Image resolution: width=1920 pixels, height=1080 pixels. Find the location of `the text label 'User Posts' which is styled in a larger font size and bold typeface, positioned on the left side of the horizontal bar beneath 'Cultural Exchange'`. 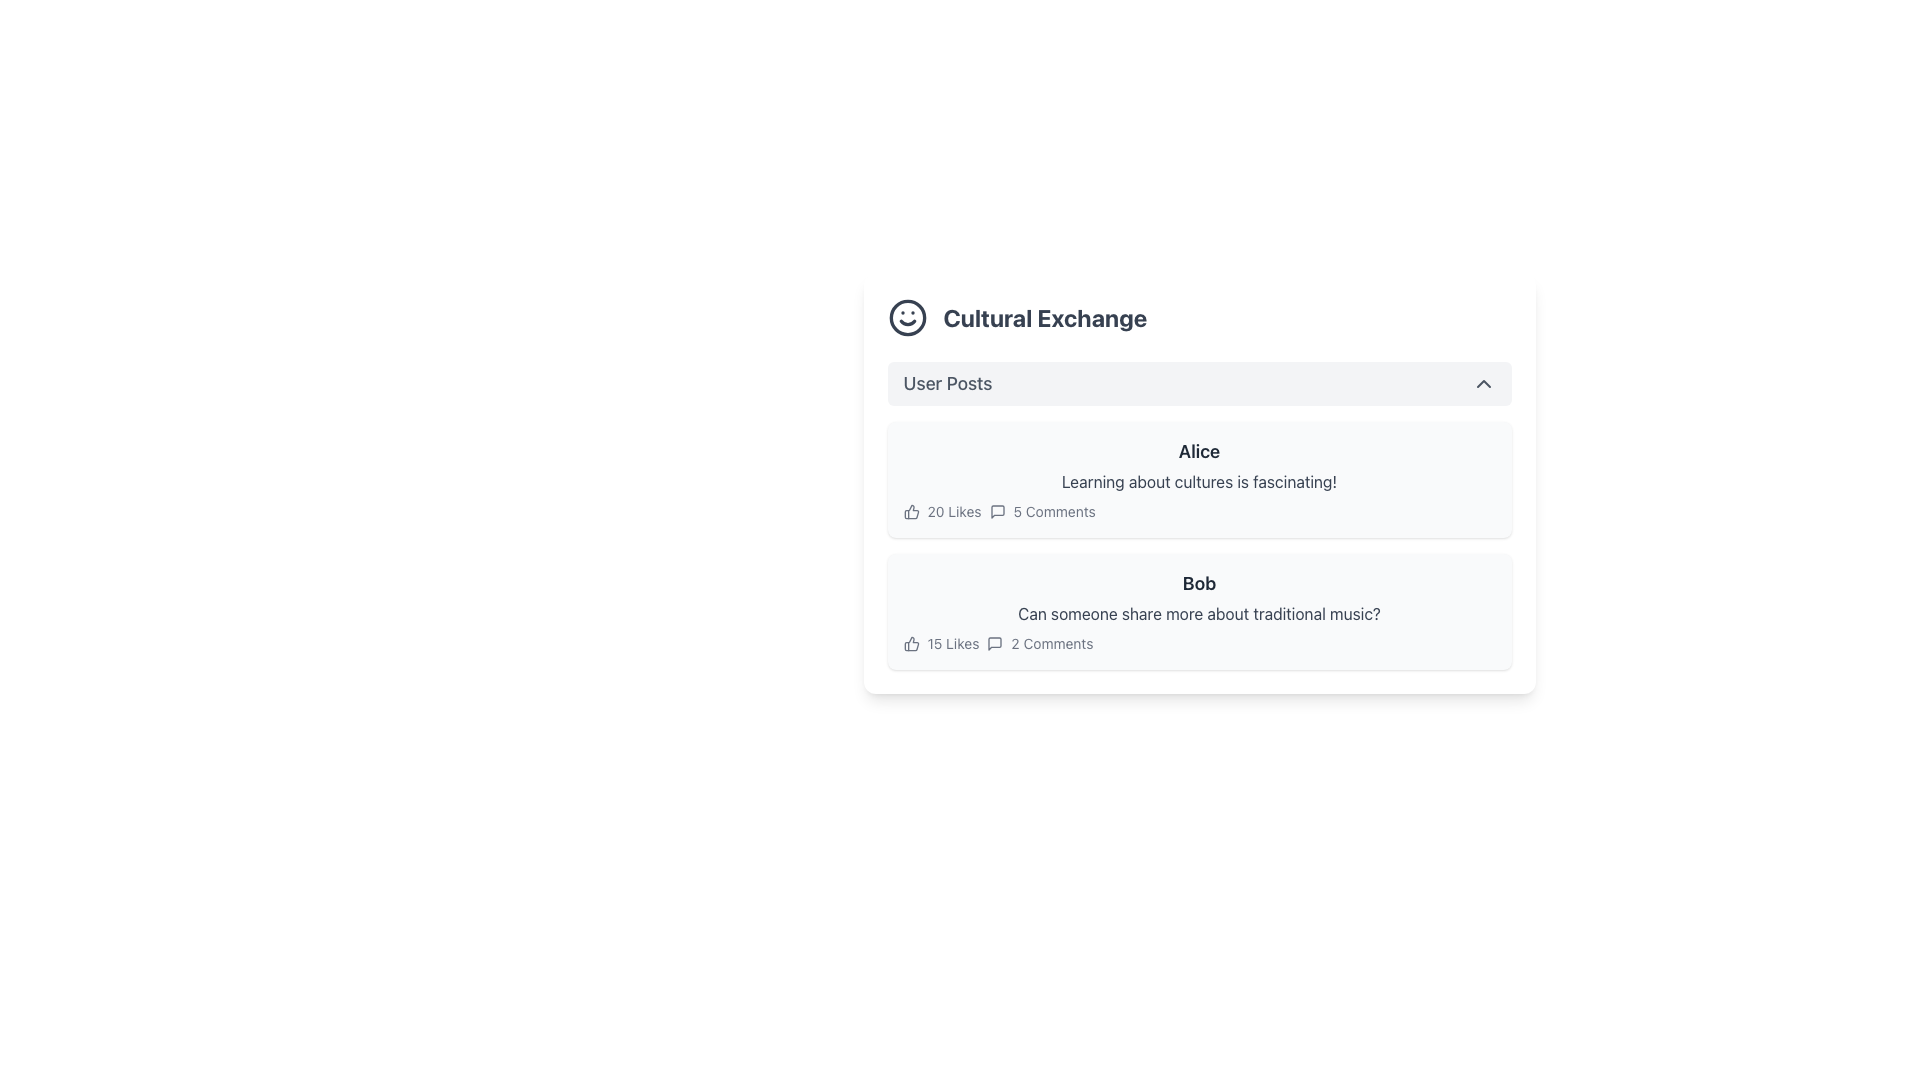

the text label 'User Posts' which is styled in a larger font size and bold typeface, positioned on the left side of the horizontal bar beneath 'Cultural Exchange' is located at coordinates (946, 384).